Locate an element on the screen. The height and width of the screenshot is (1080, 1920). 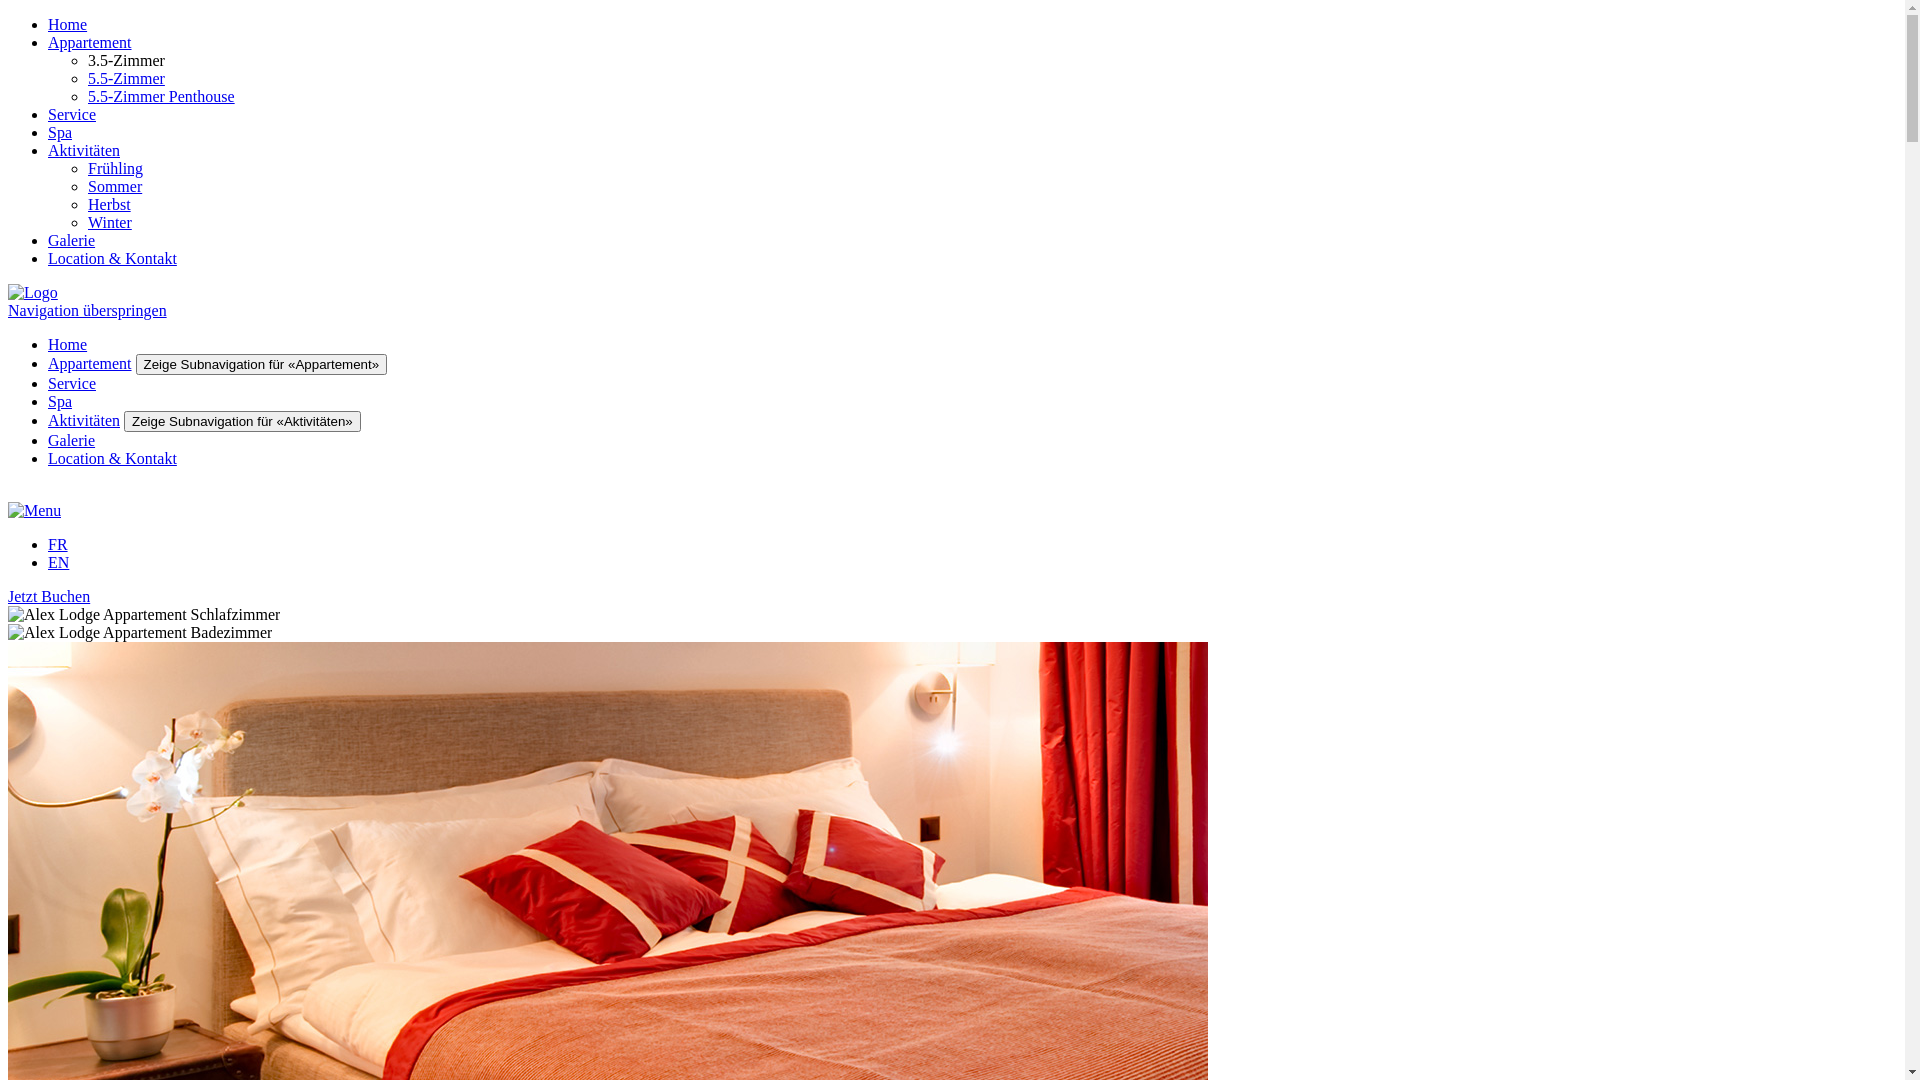
'Appartement' is located at coordinates (48, 42).